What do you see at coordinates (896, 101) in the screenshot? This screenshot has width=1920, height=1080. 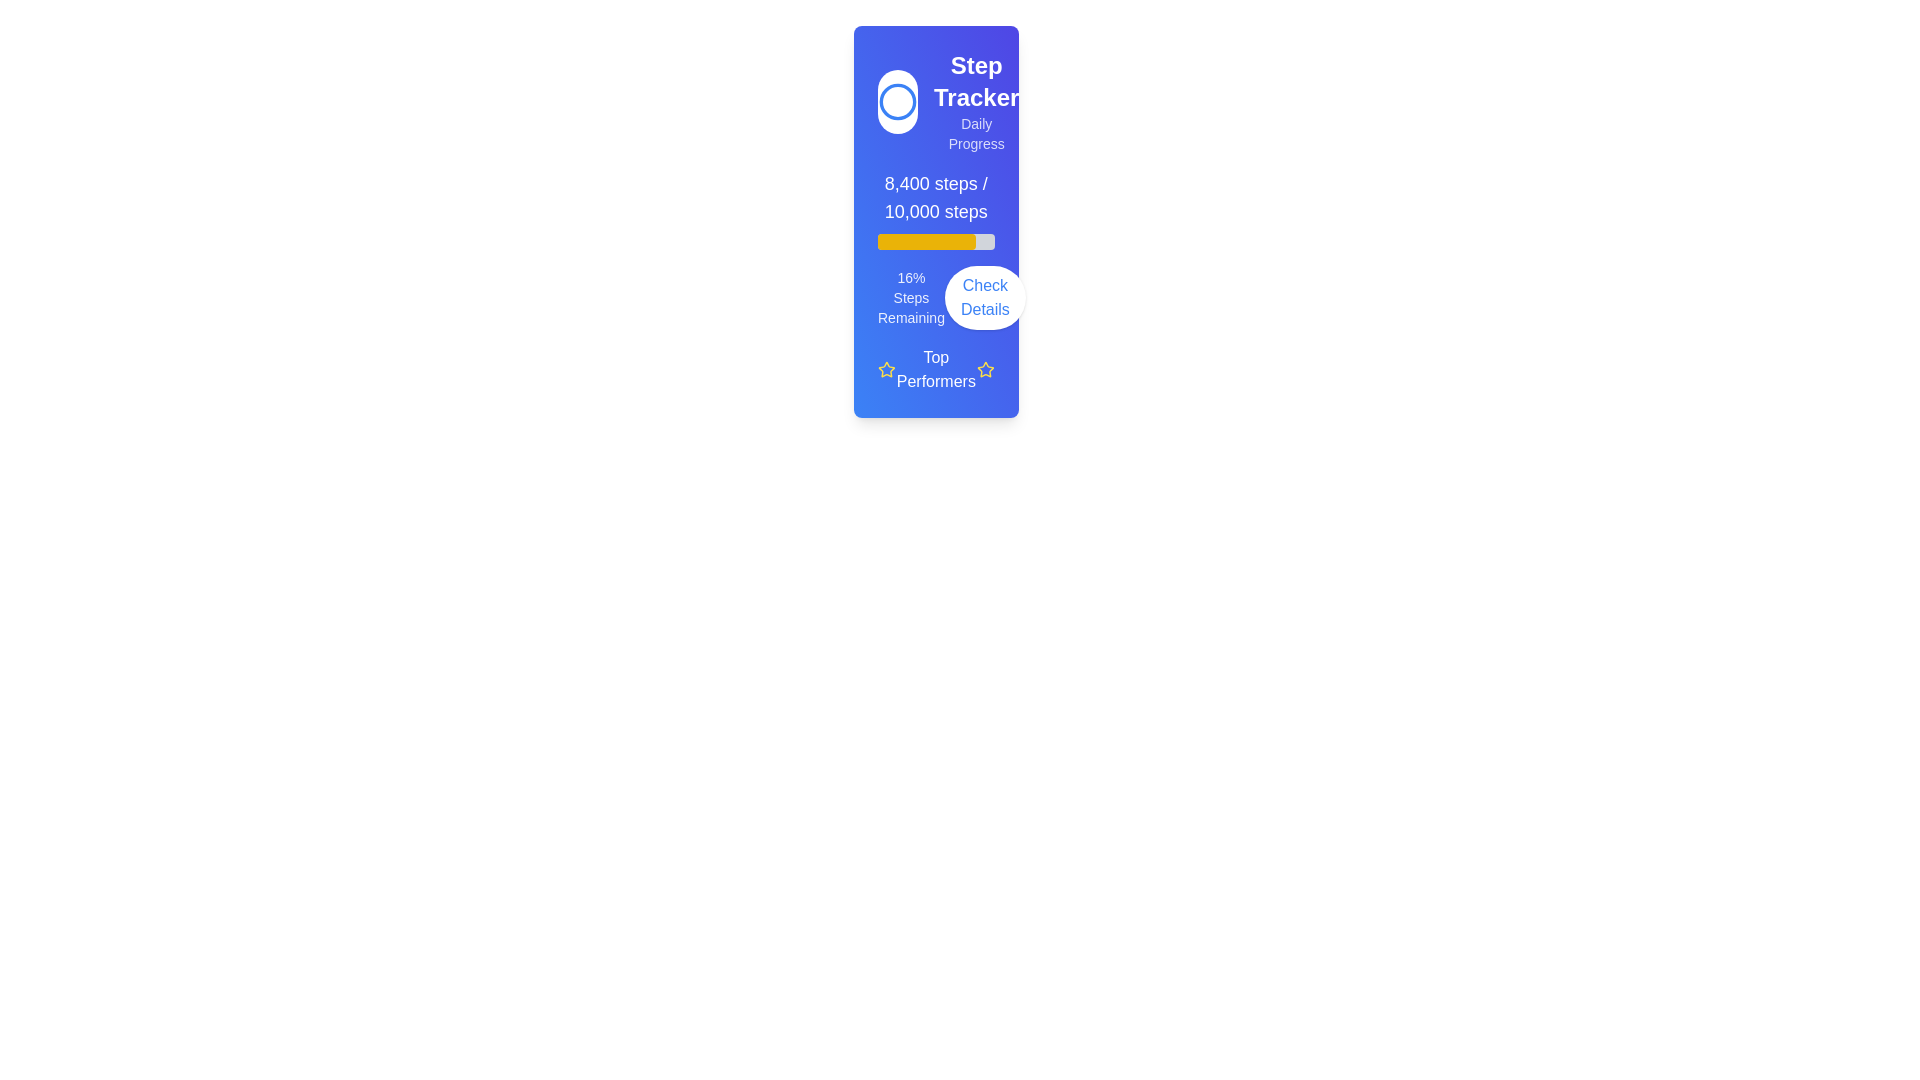 I see `the circular vector graphic with a blue border and hollow center, located at the top-center of the Step Tracker card` at bounding box center [896, 101].